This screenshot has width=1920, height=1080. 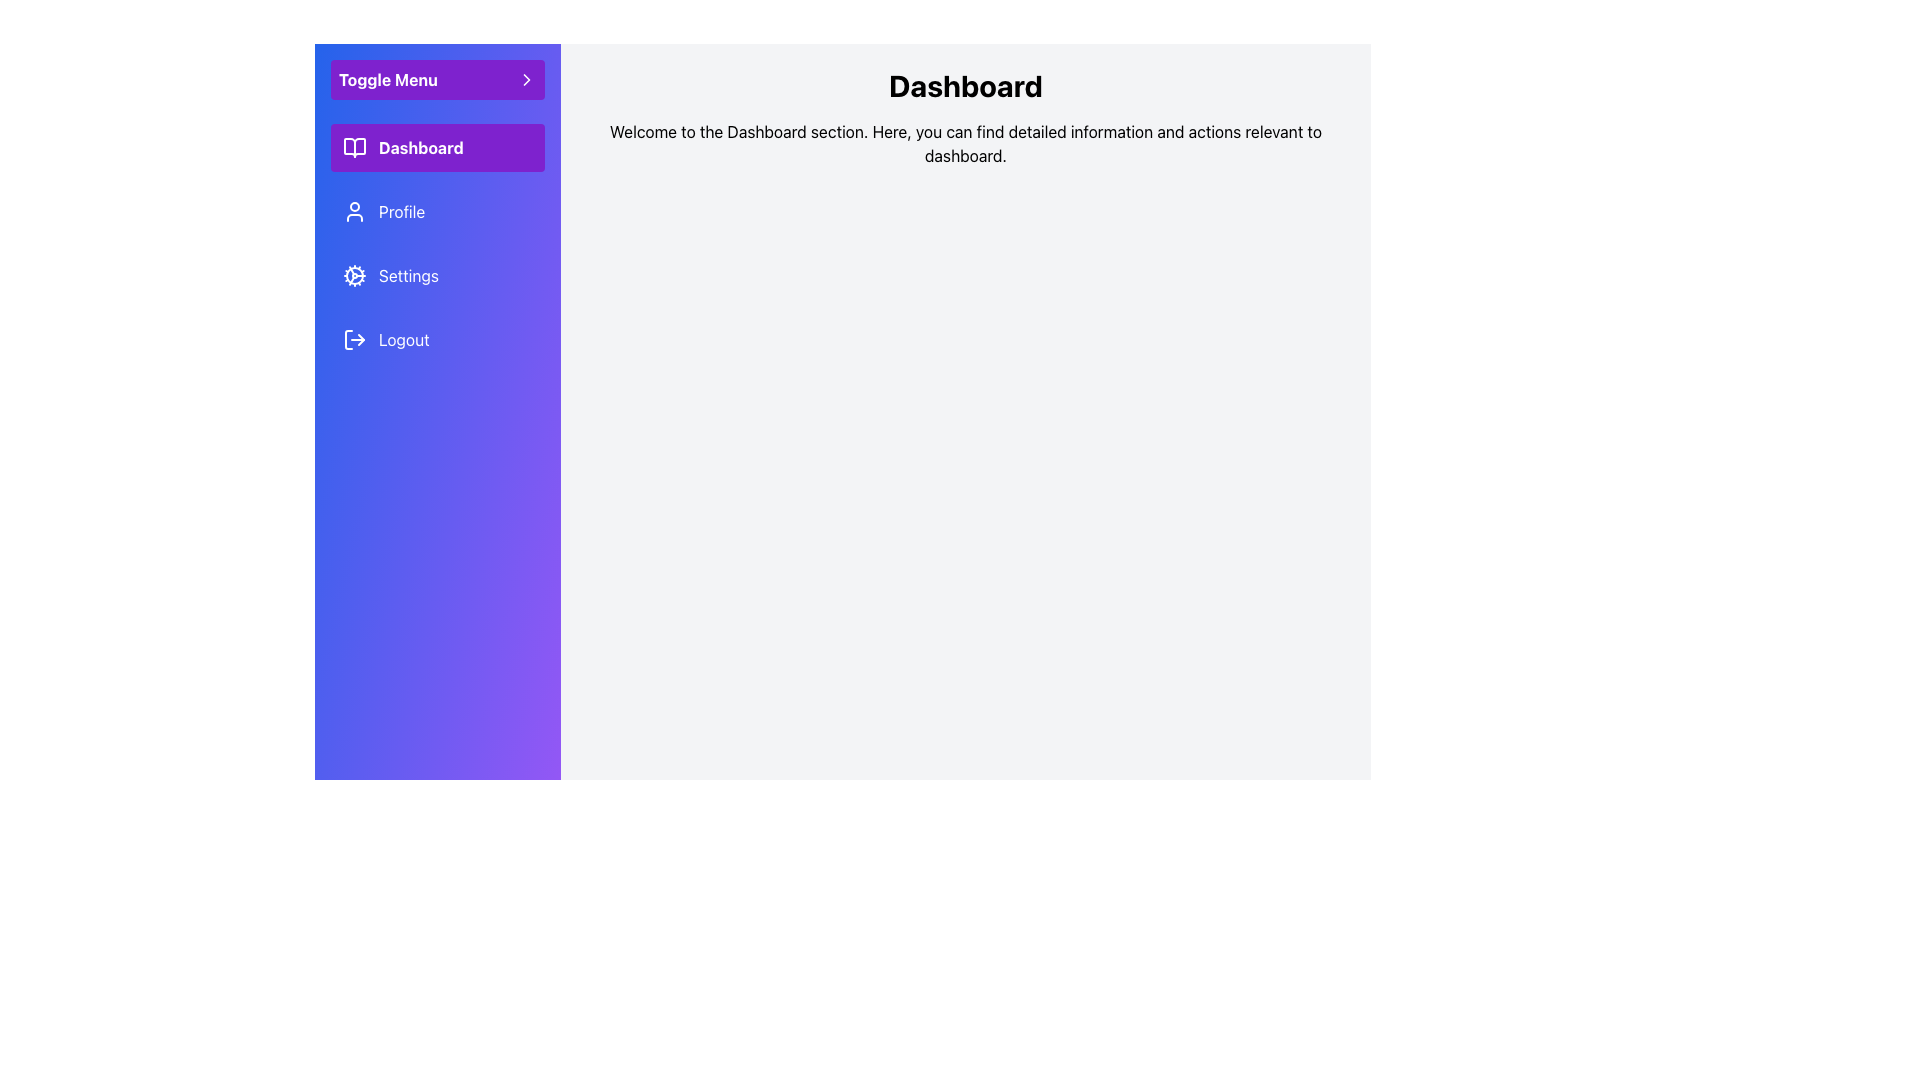 What do you see at coordinates (420, 146) in the screenshot?
I see `the 'Dashboard' text label located inside the clickable purple rectangular button next to the open book icon in the vertical navigation bar` at bounding box center [420, 146].